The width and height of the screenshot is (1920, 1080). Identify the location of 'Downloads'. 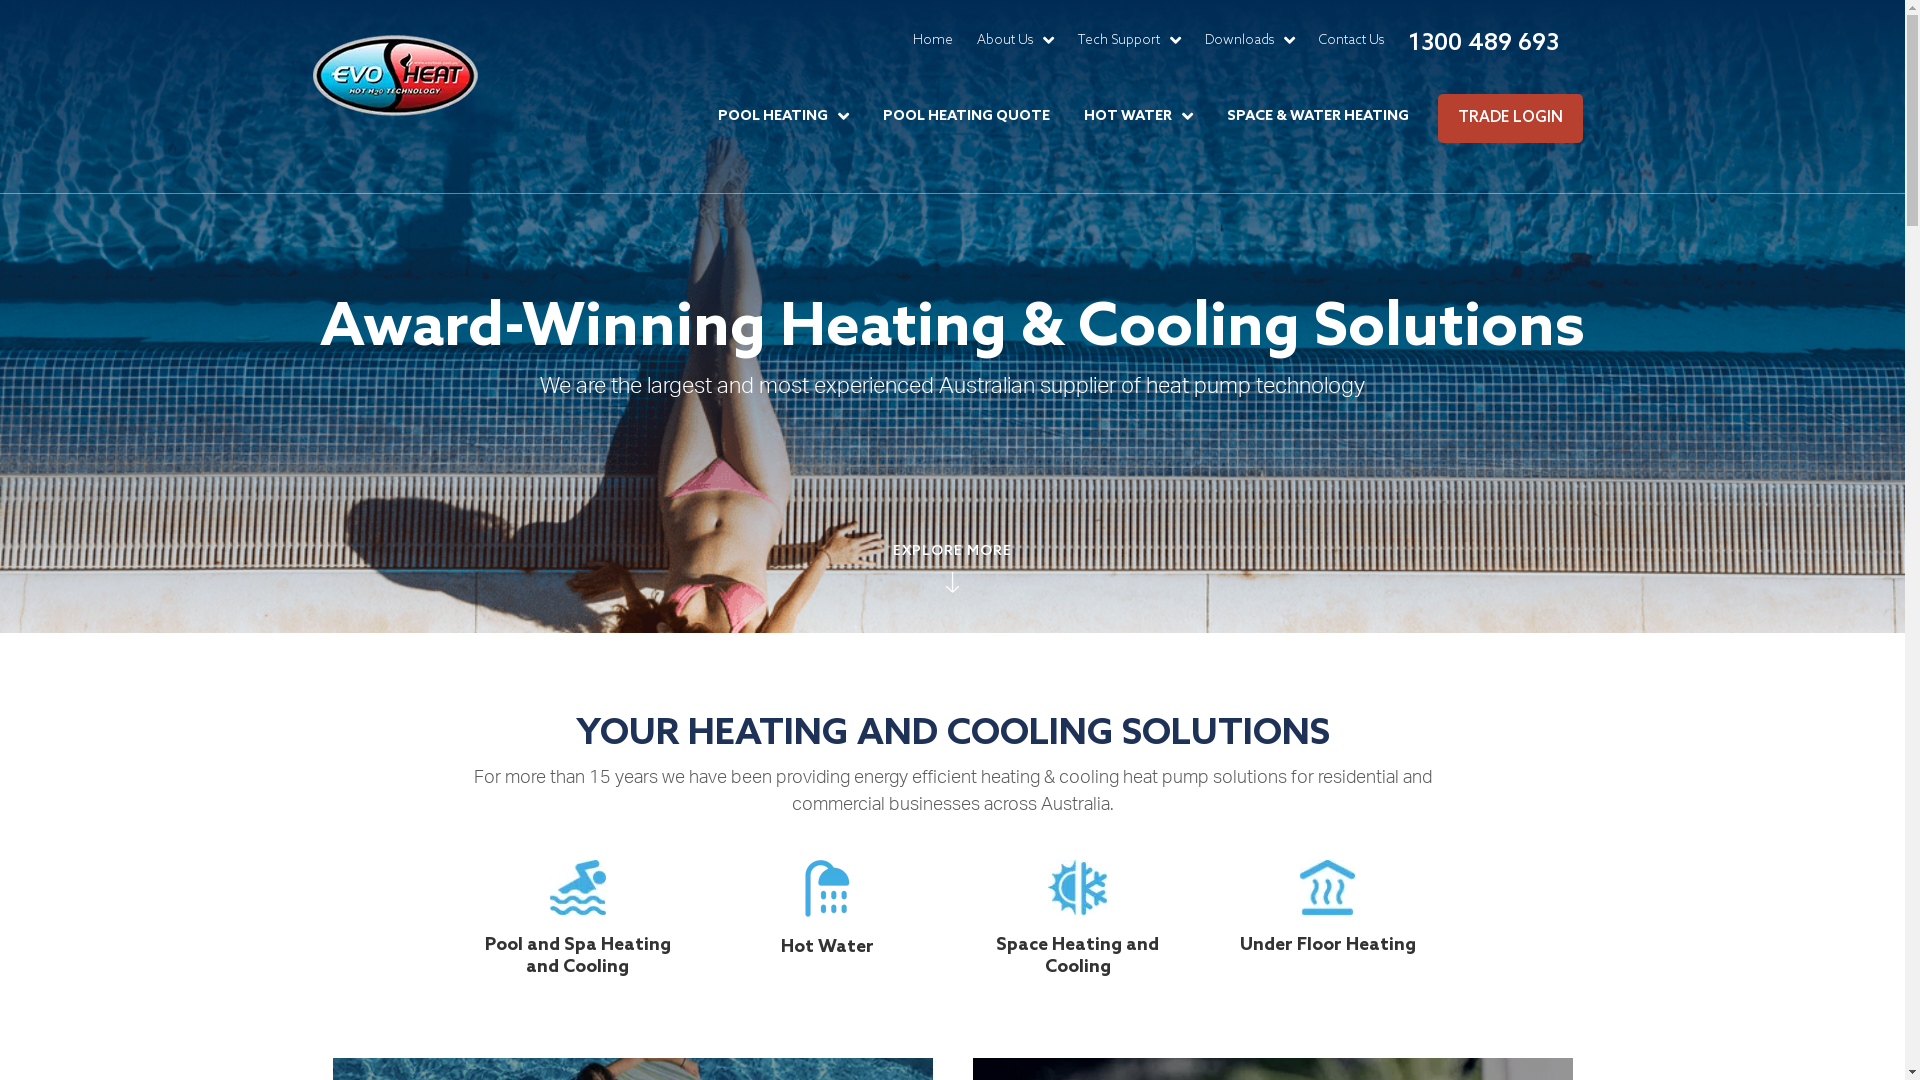
(1203, 40).